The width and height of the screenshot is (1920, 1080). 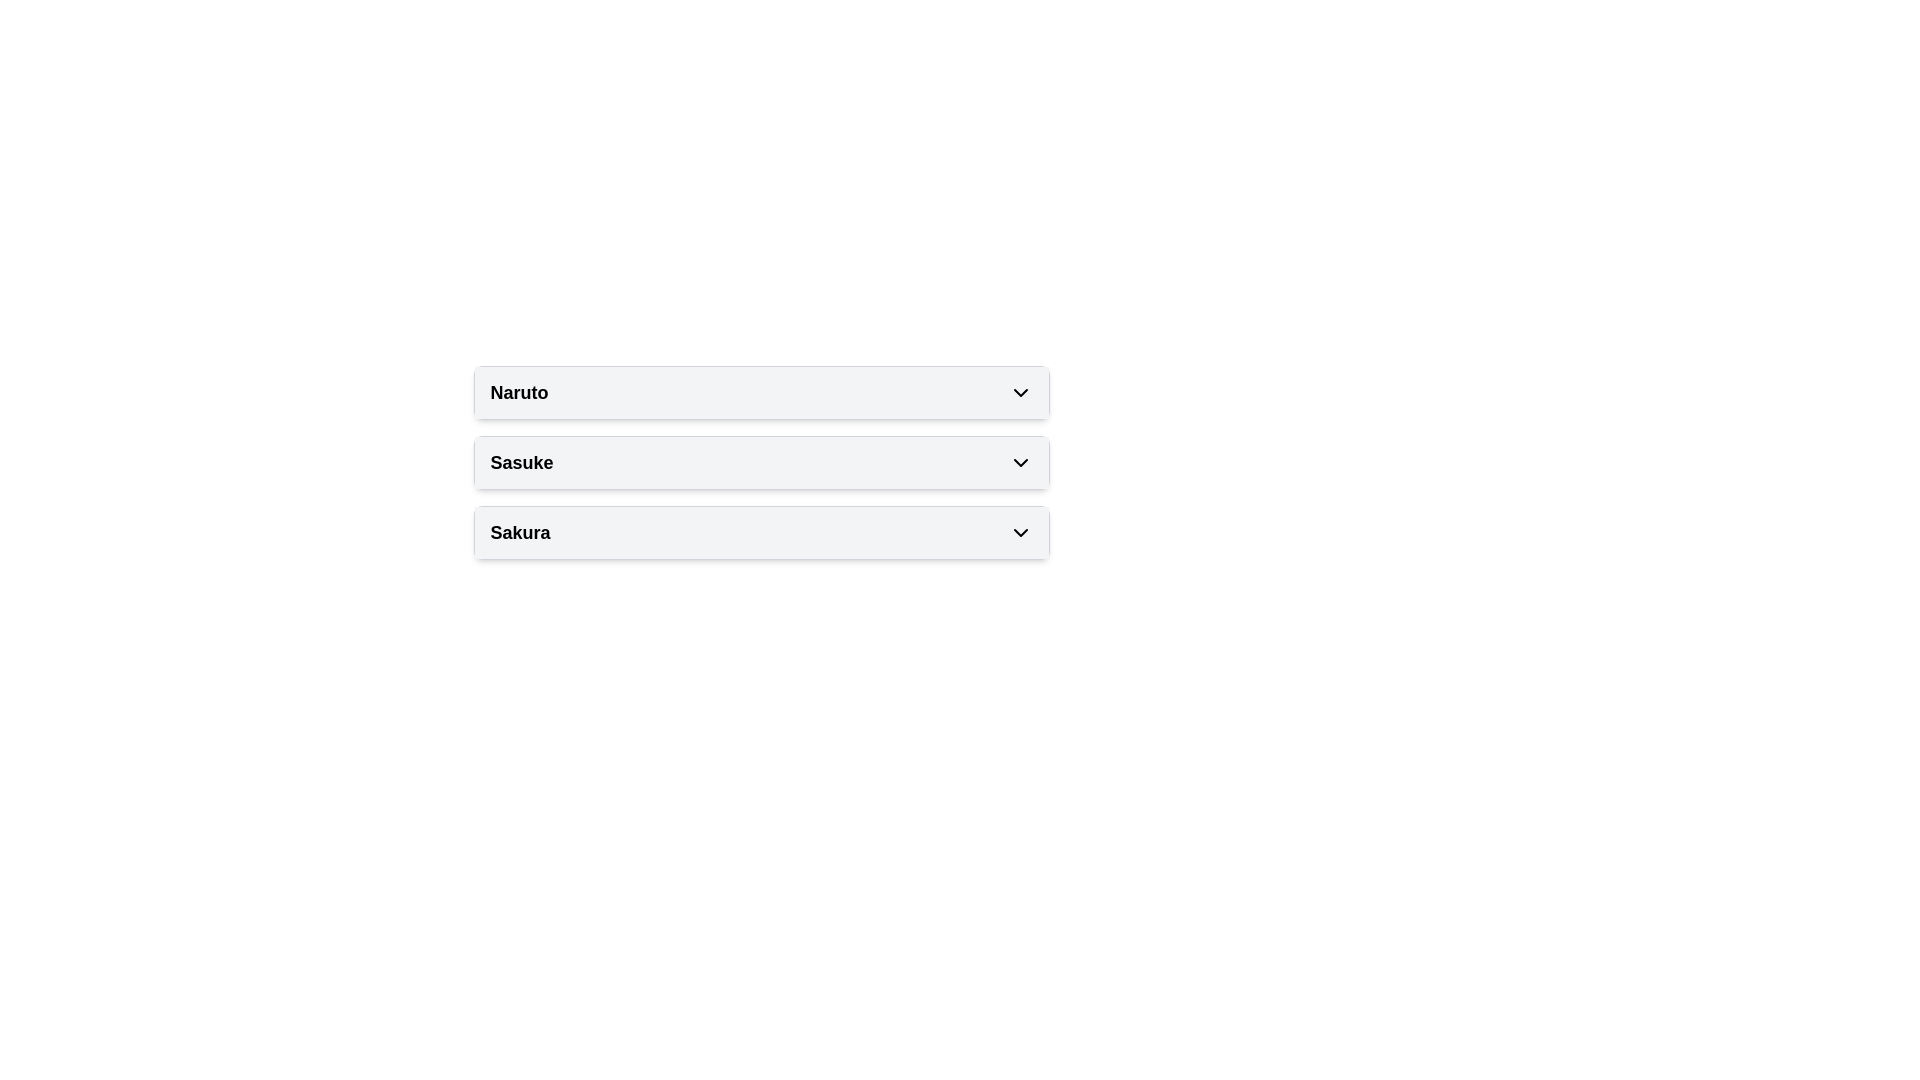 I want to click on the 'Sakura' dropdown menu button, which is the third item in a vertical list of similar dropdown components, so click(x=760, y=531).